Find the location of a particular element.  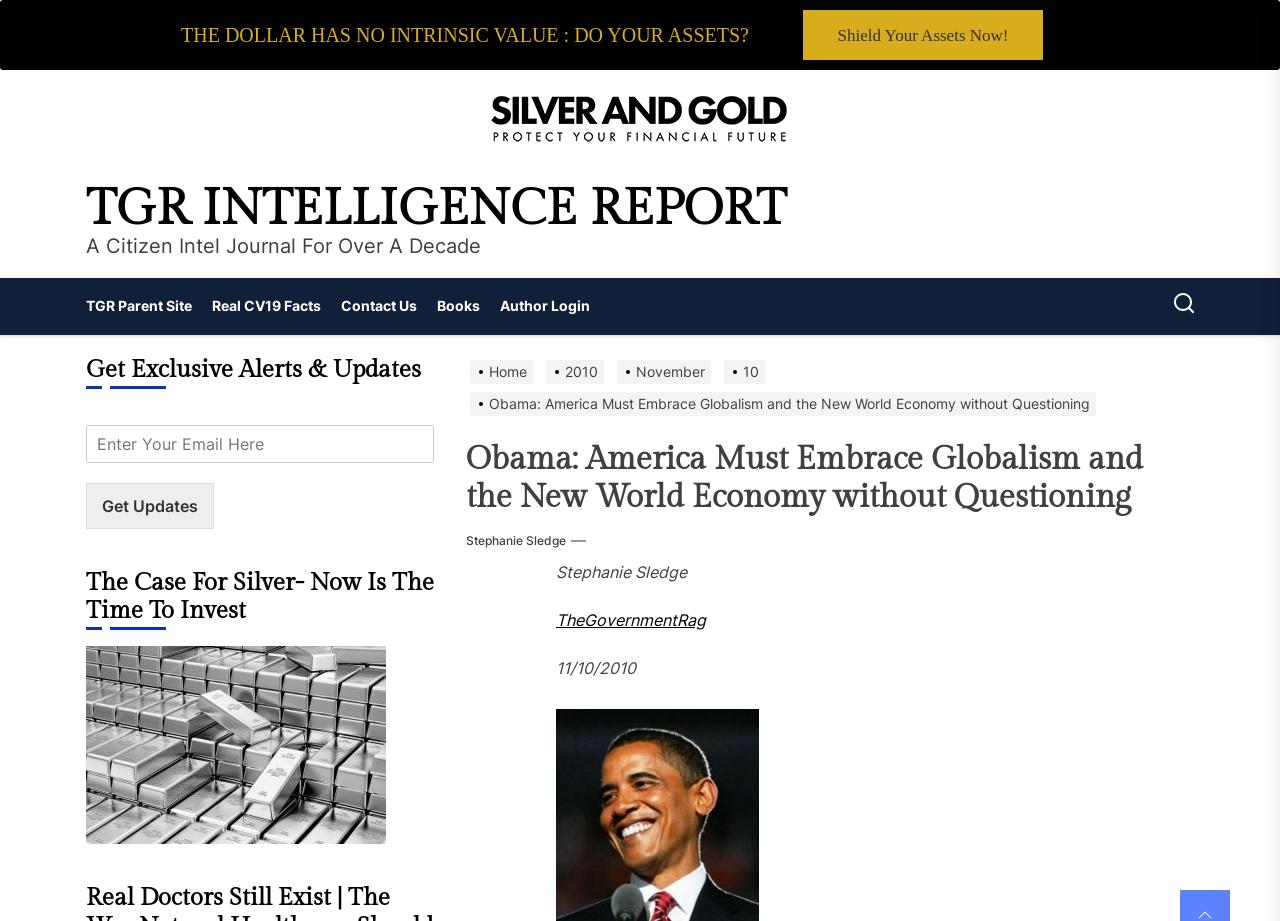

'Author Login' is located at coordinates (545, 304).